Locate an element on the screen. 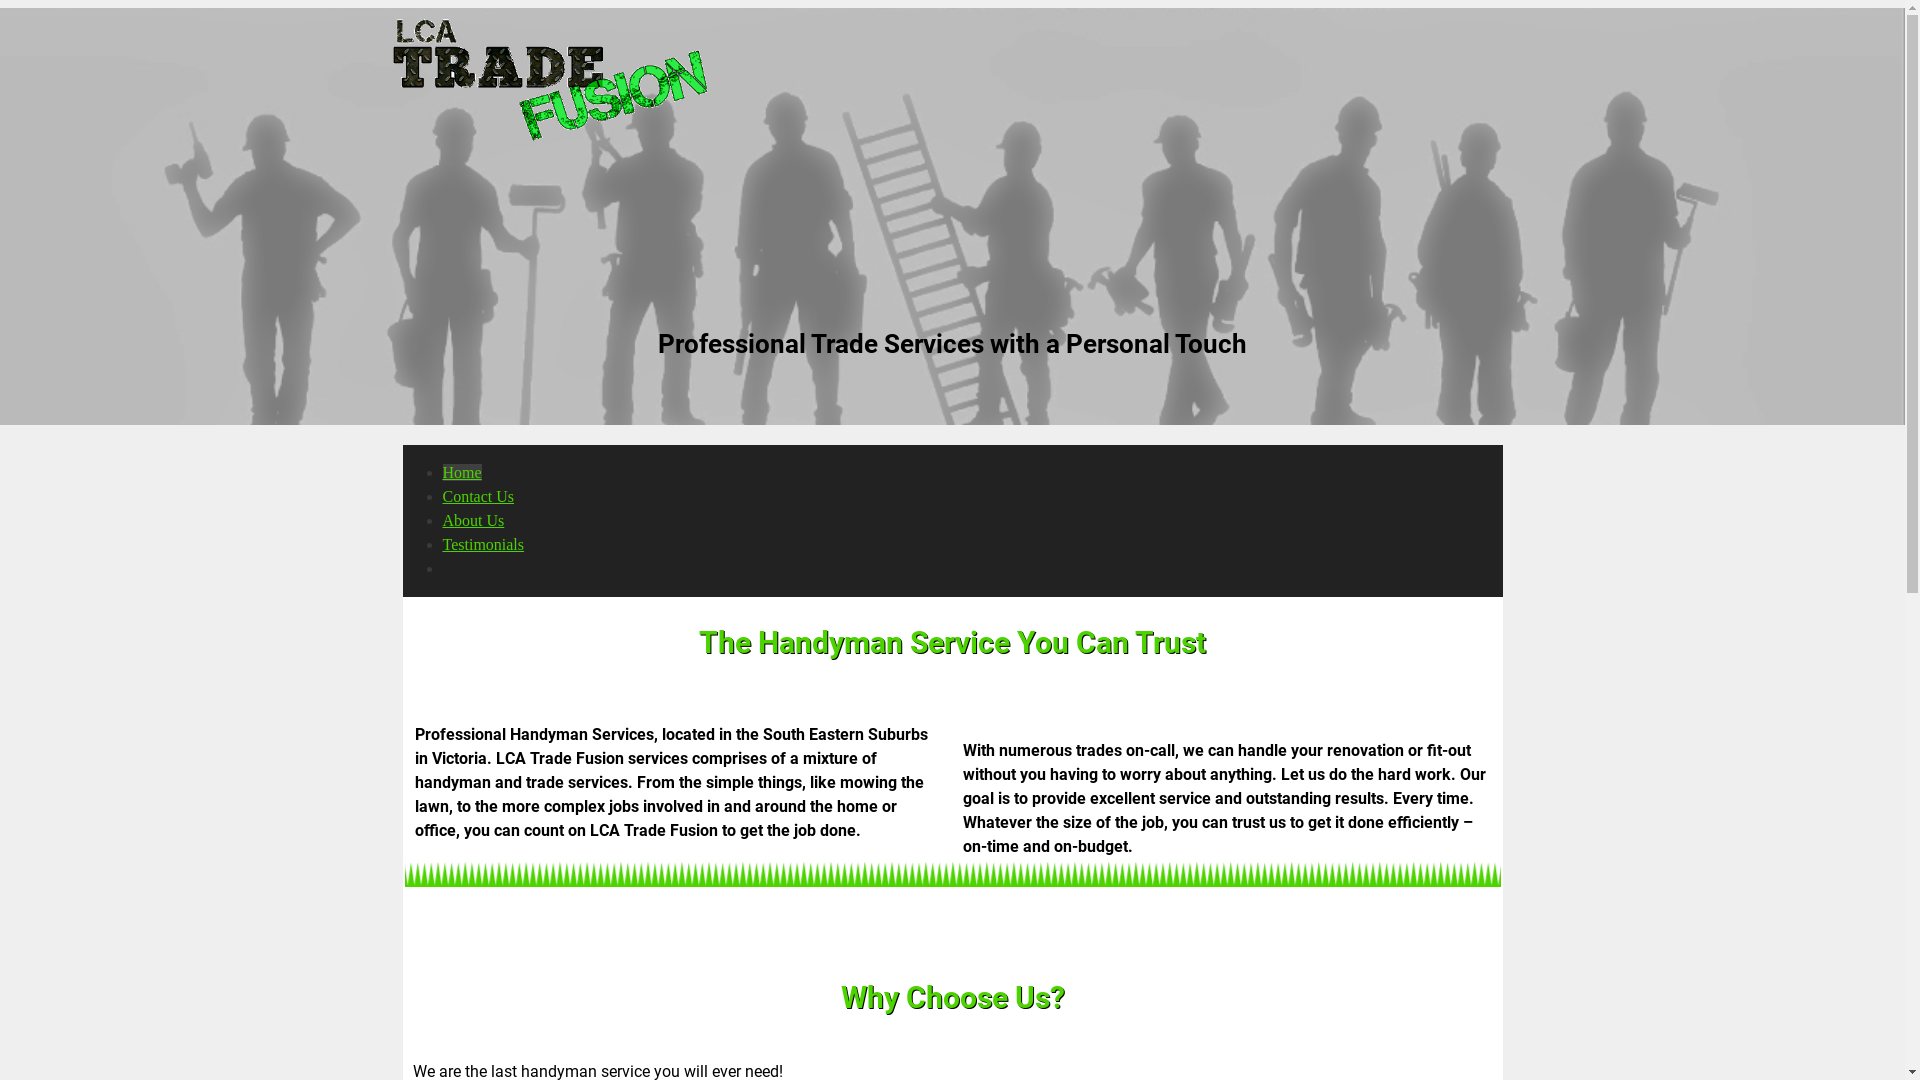  'Home' is located at coordinates (460, 472).